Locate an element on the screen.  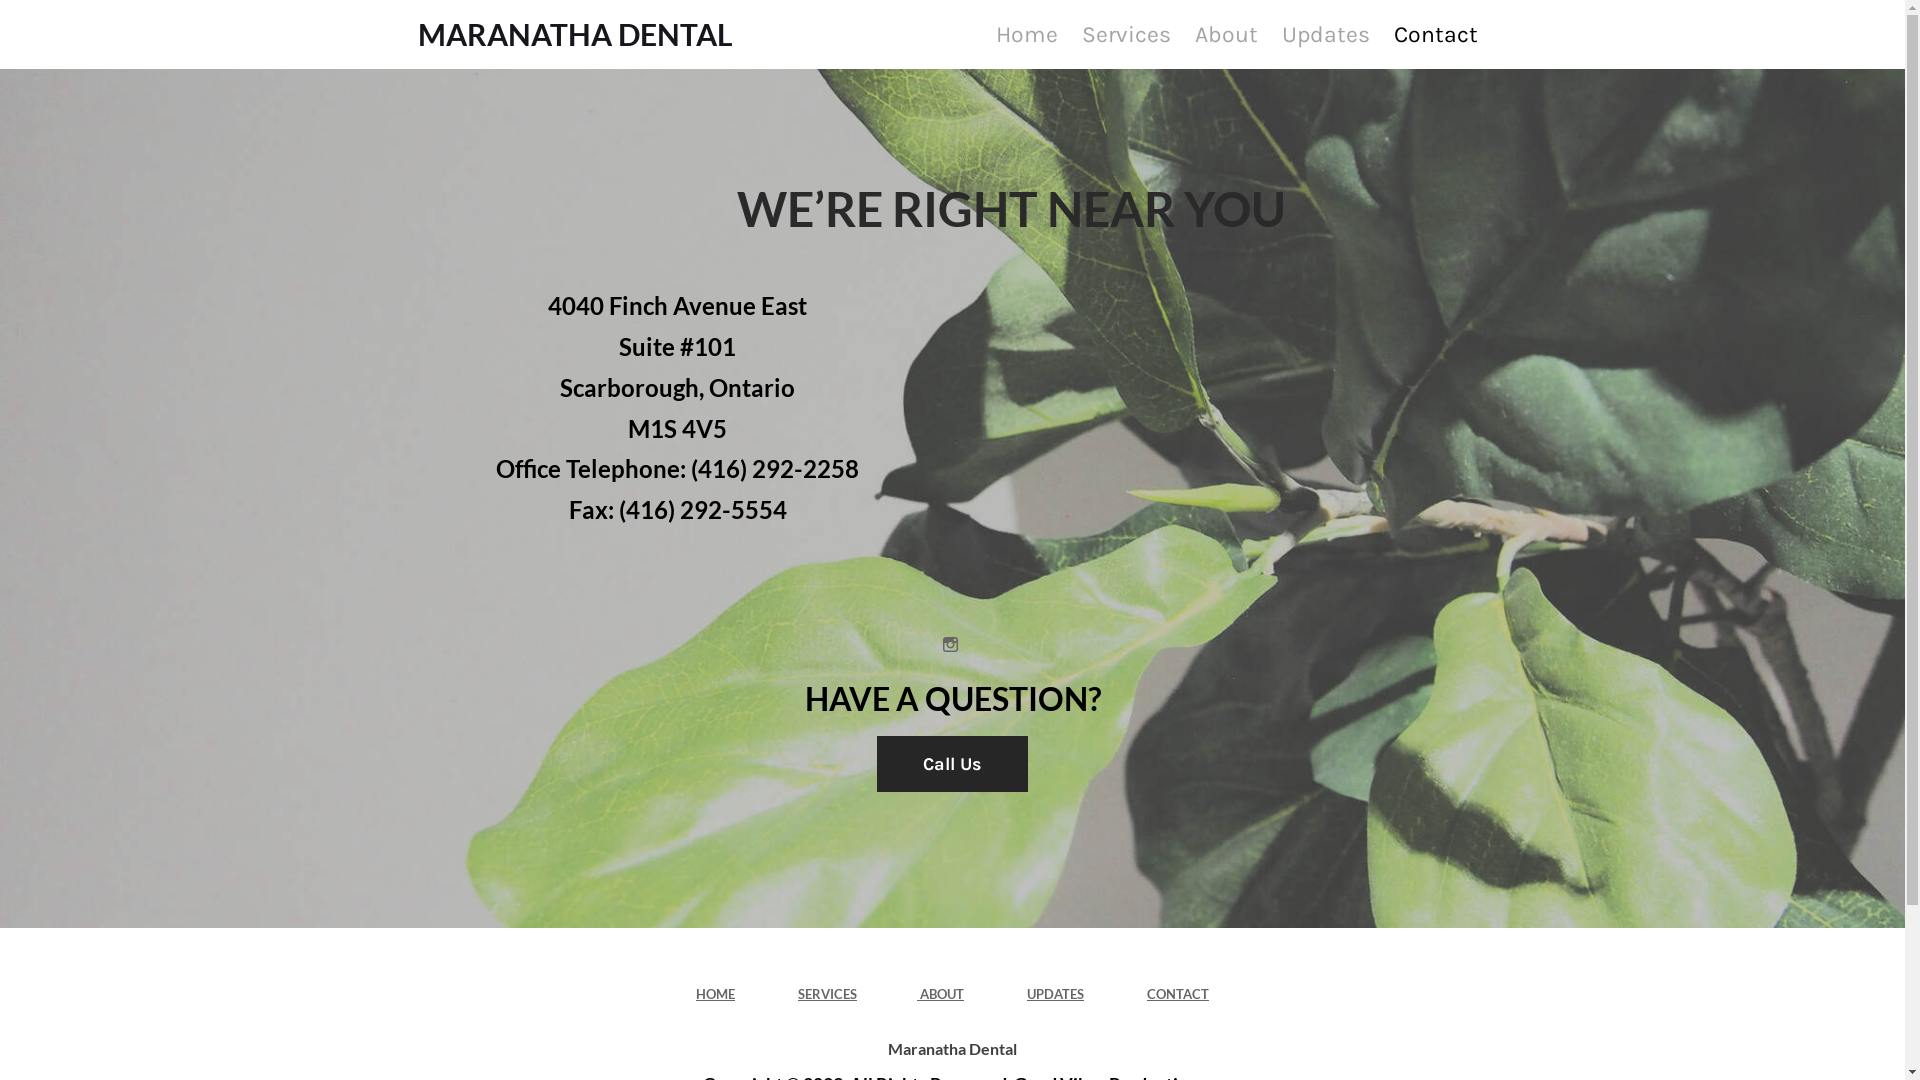
'HOME' is located at coordinates (715, 994).